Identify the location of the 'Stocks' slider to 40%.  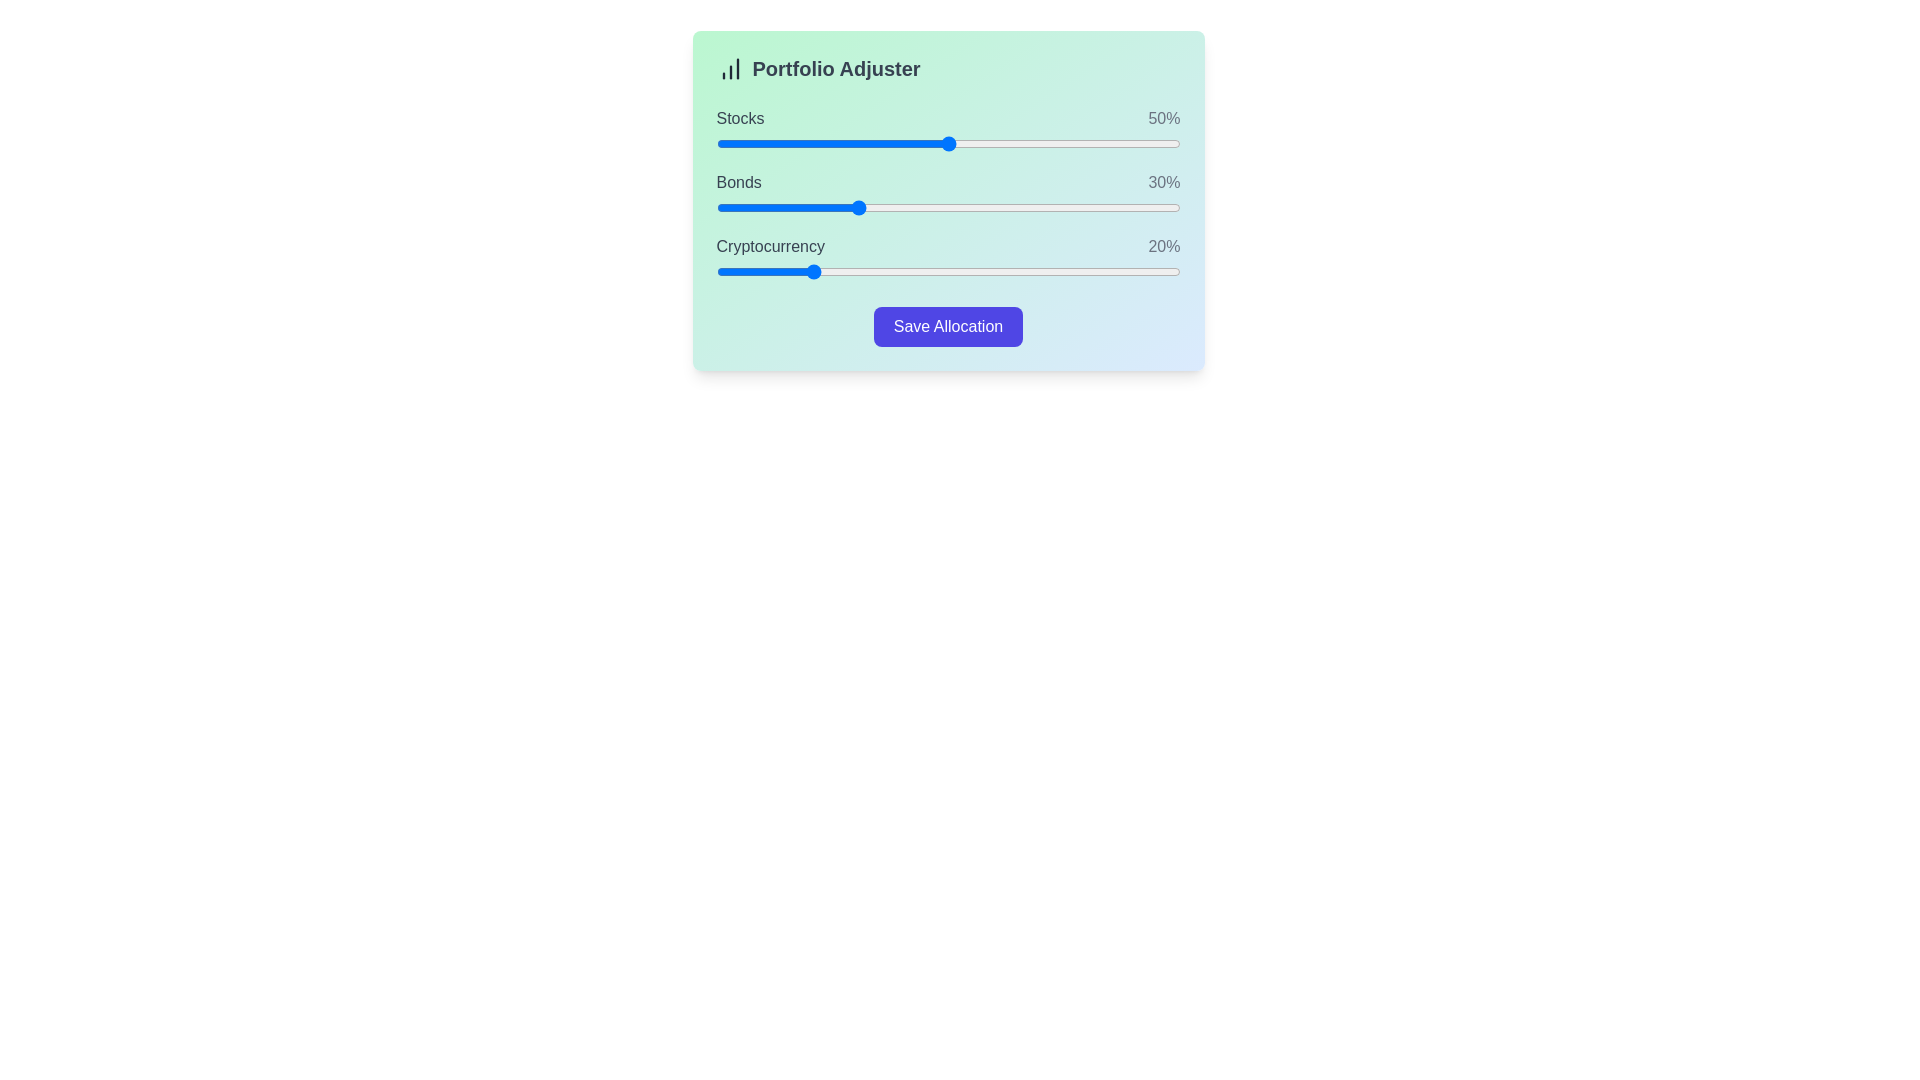
(901, 142).